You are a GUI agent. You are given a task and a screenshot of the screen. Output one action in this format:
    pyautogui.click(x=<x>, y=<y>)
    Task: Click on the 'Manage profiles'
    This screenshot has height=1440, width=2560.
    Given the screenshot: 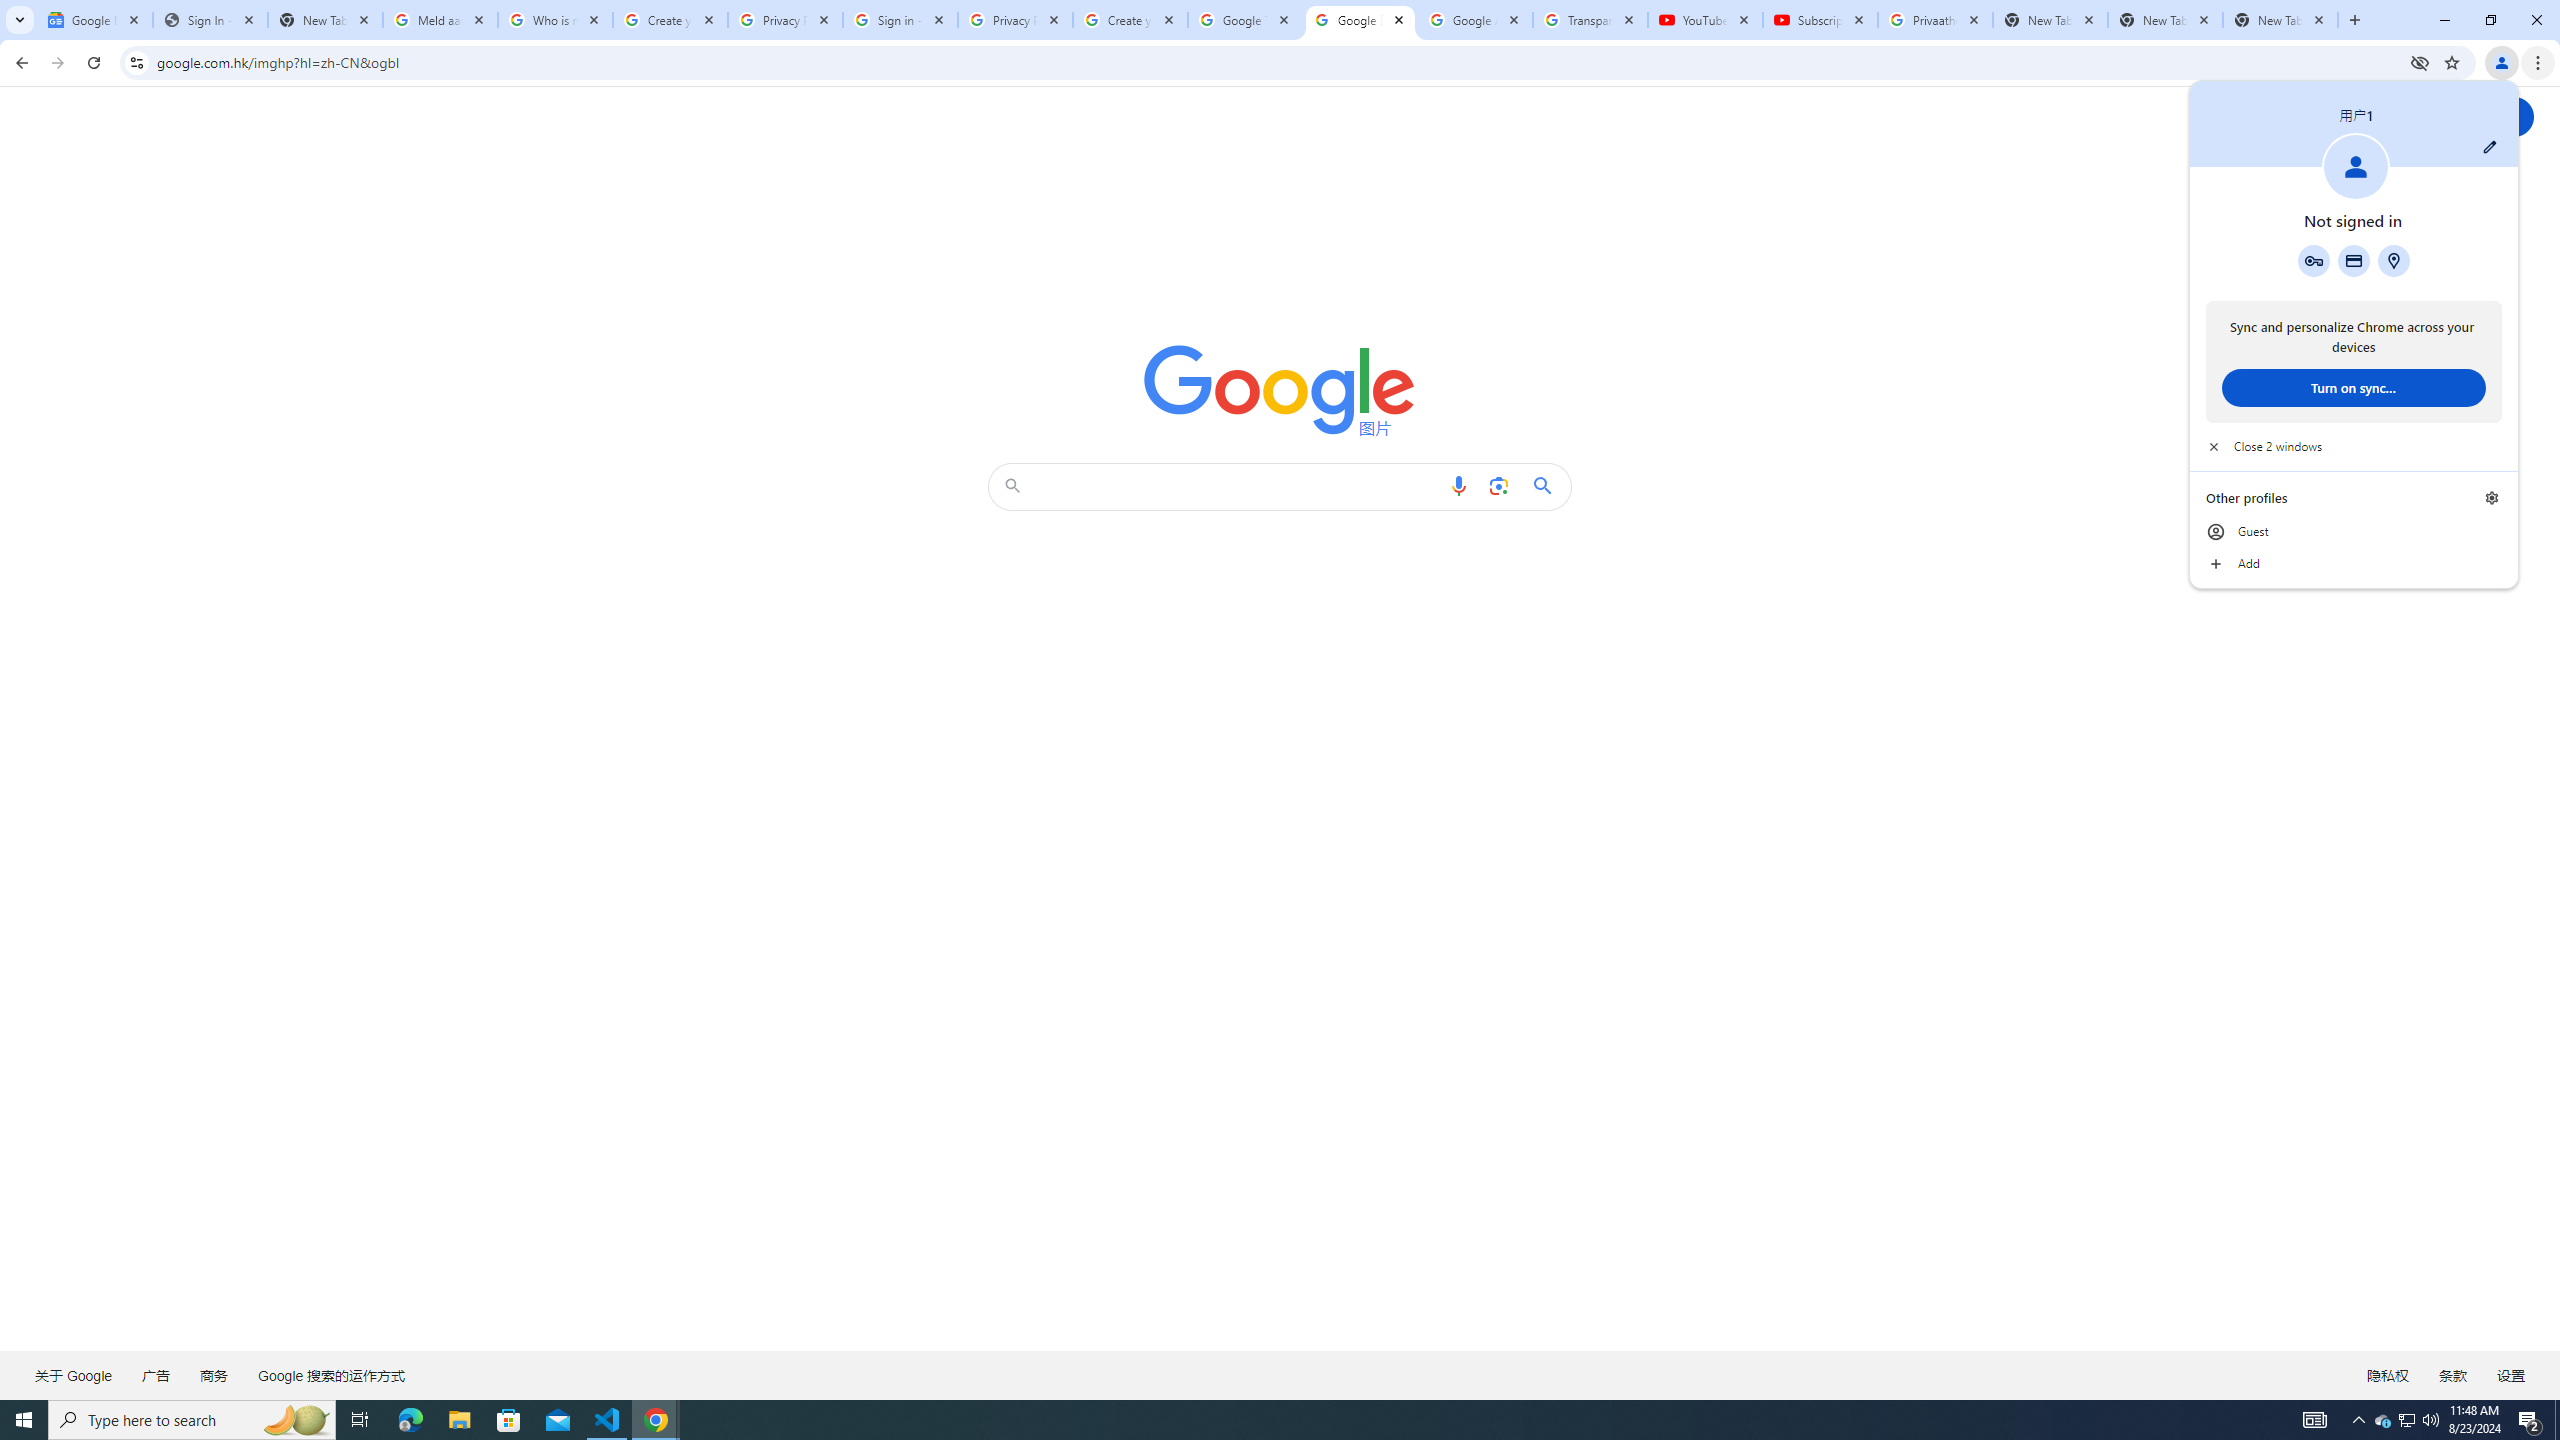 What is the action you would take?
    pyautogui.click(x=2491, y=497)
    